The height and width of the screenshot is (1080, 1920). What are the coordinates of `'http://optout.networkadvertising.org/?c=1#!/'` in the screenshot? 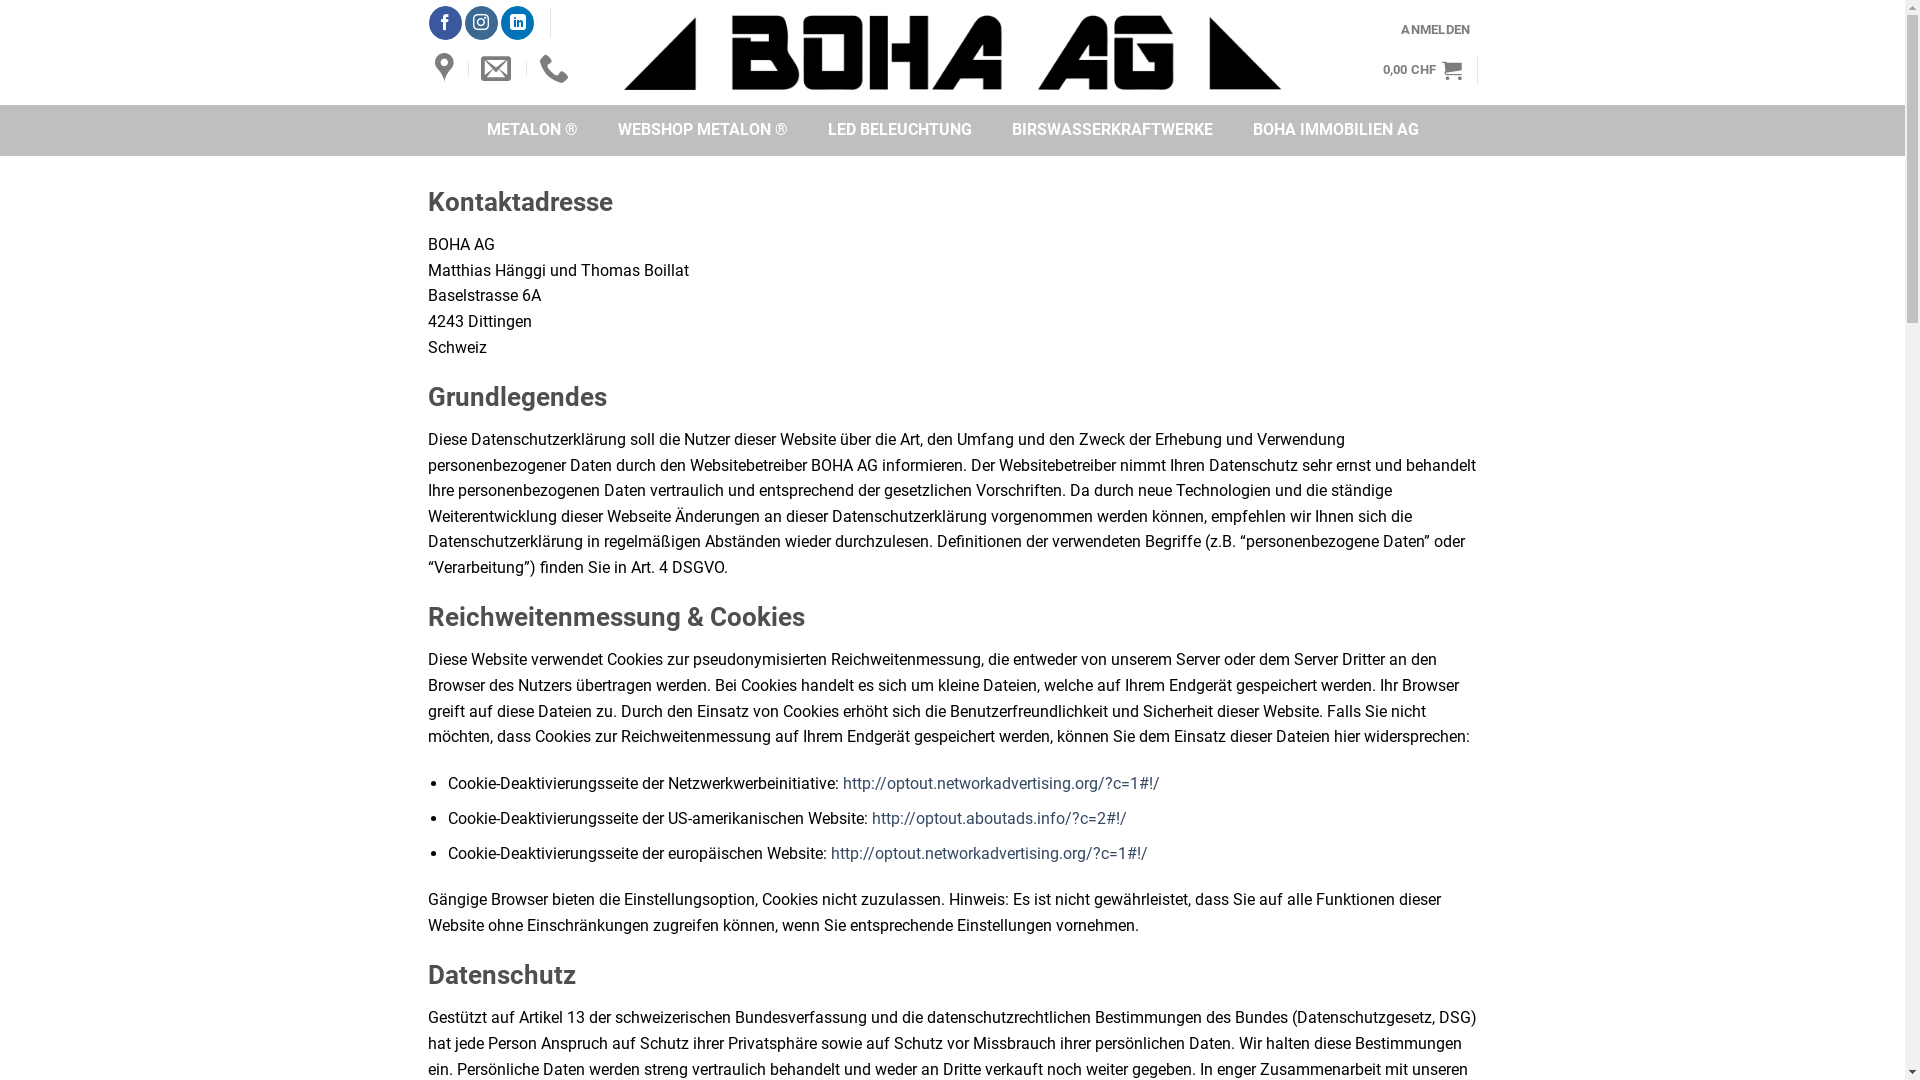 It's located at (989, 853).